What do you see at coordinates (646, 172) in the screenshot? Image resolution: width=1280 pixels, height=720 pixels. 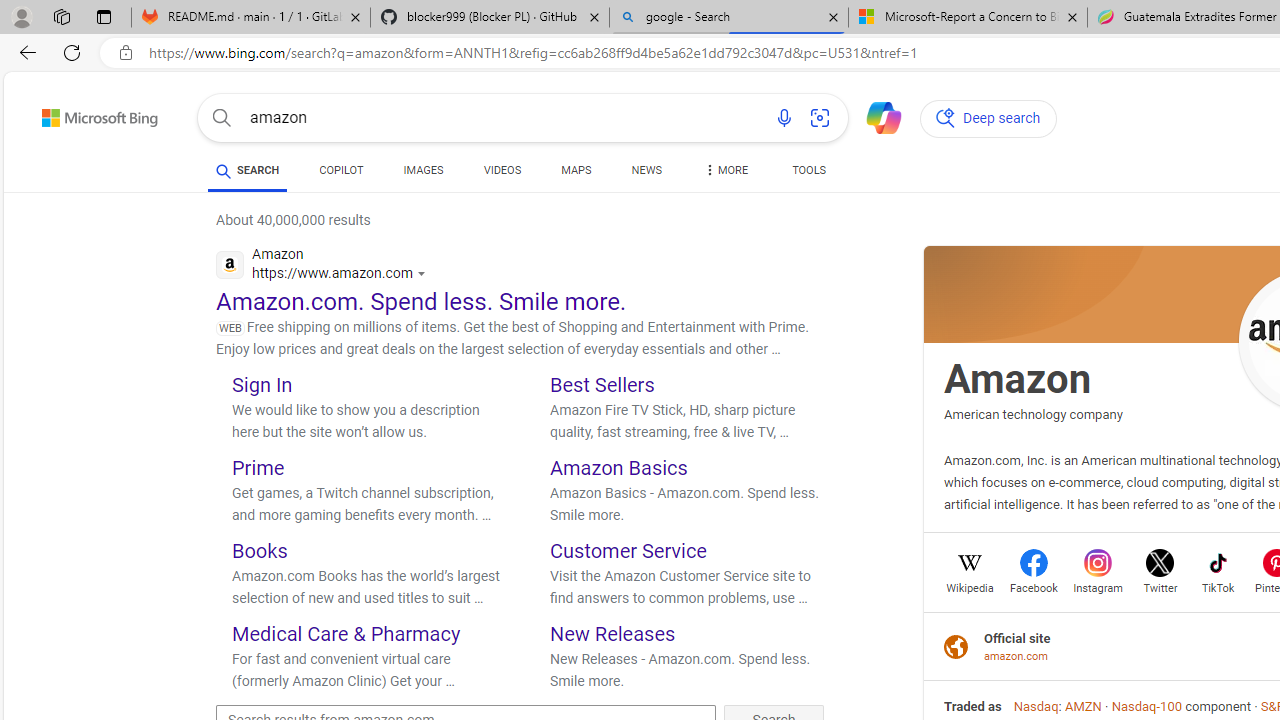 I see `'NEWS'` at bounding box center [646, 172].